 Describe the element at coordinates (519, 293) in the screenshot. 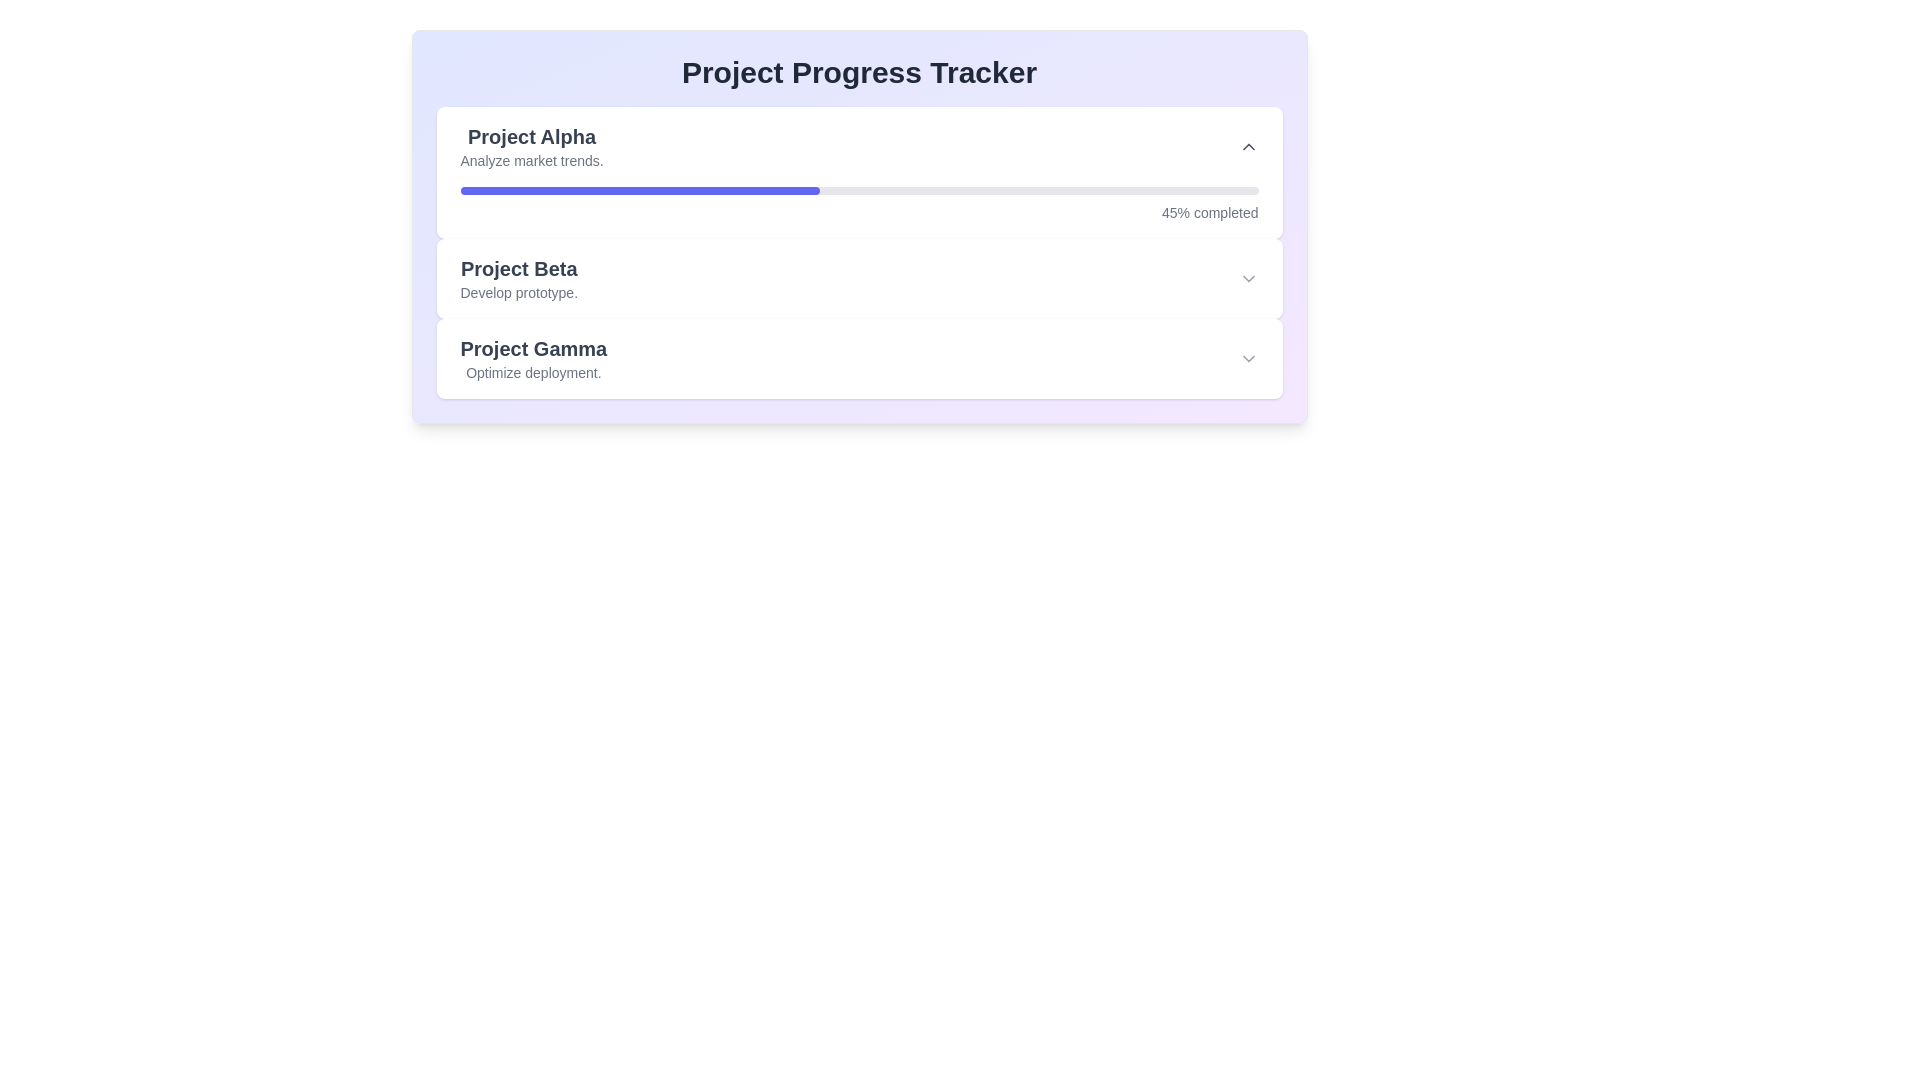

I see `the text label displaying 'Develop prototype.' which is styled in gray and positioned below the 'Project Beta' heading` at that location.